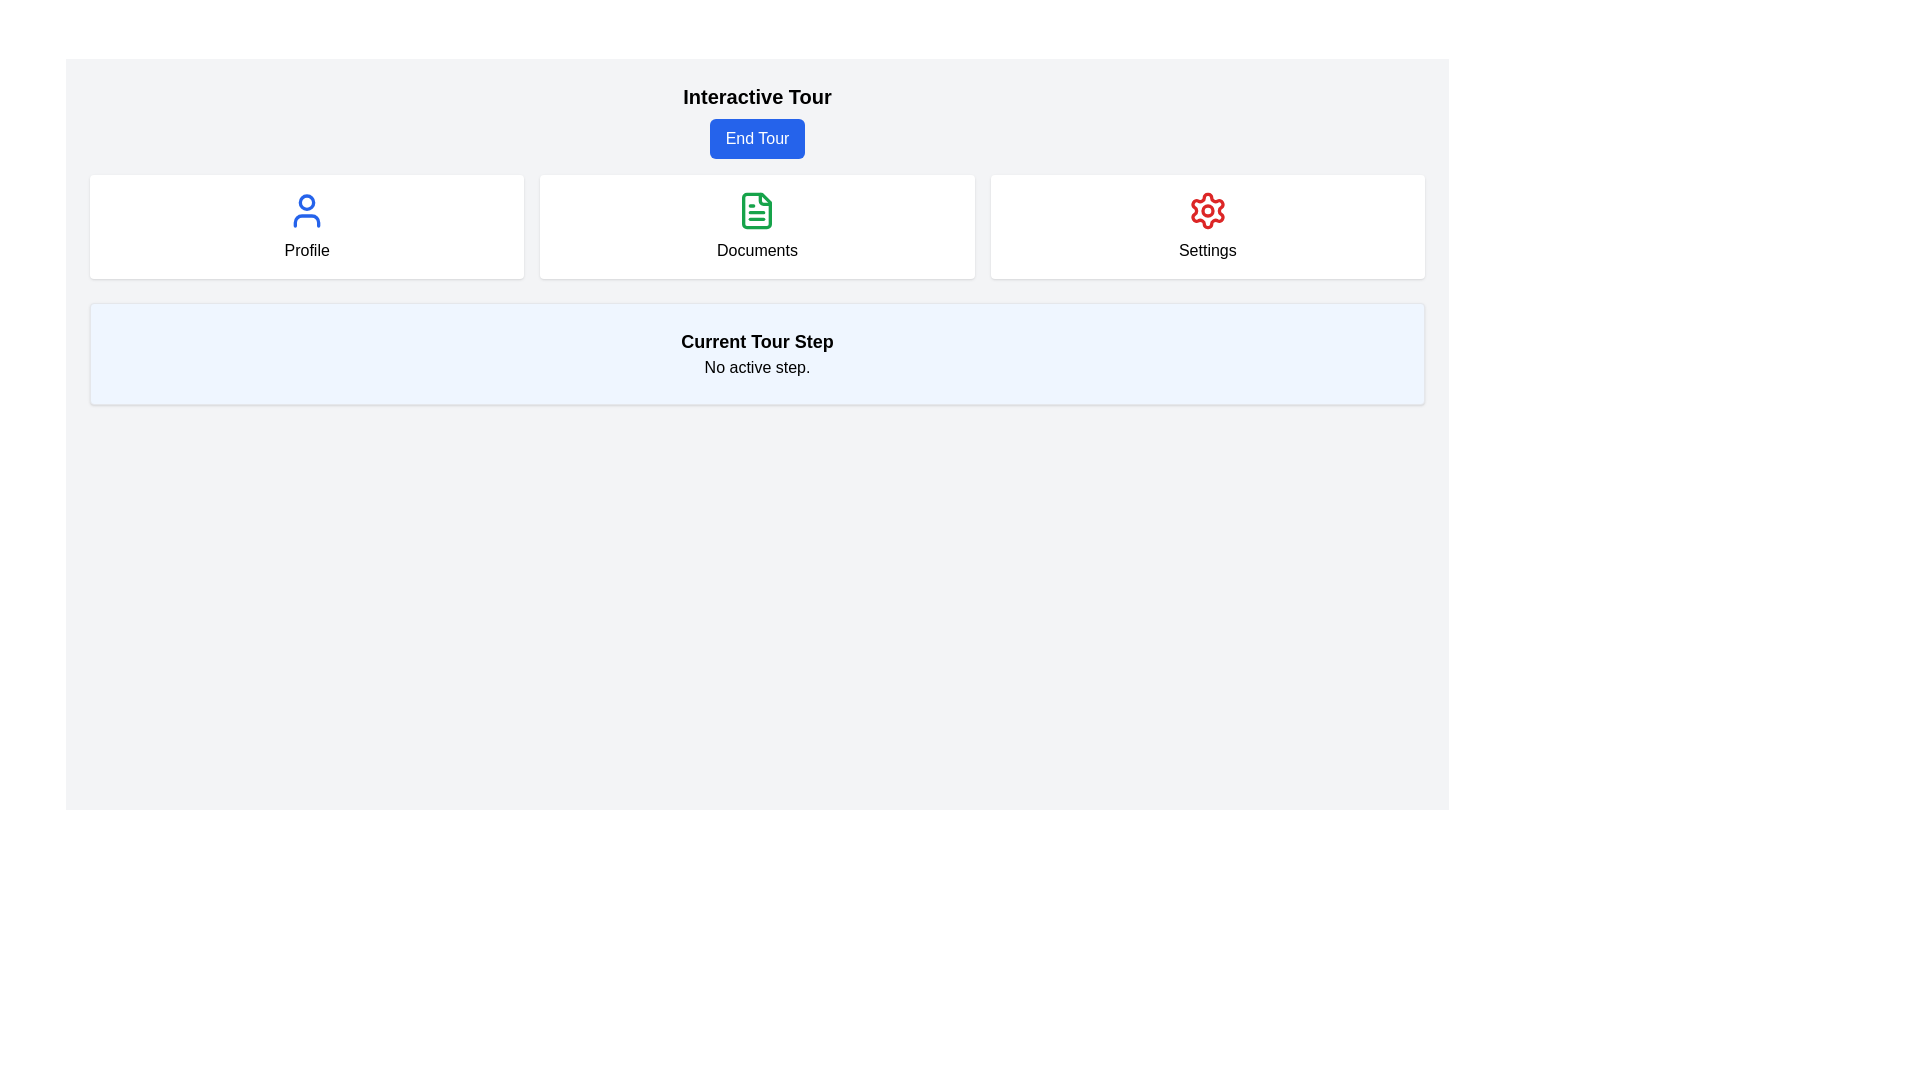  What do you see at coordinates (1206, 249) in the screenshot?
I see `the non-interactive text label indicating the purpose of the 'Settings' section, which is positioned below the gear icon and adjacent to other similar containers` at bounding box center [1206, 249].